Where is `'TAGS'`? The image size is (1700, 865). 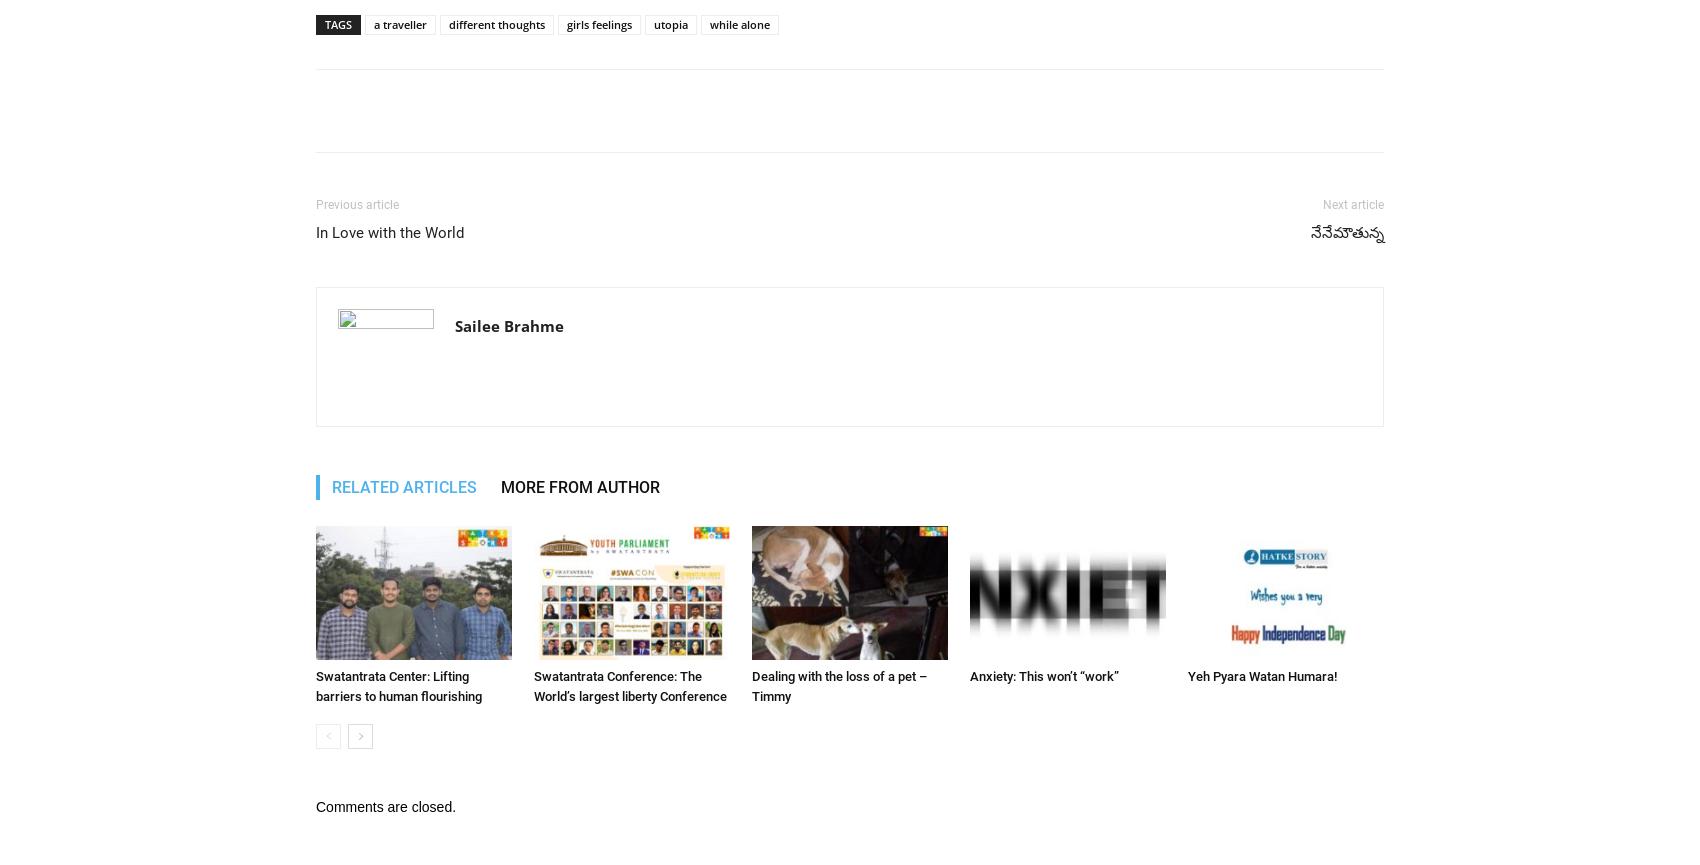 'TAGS' is located at coordinates (337, 23).